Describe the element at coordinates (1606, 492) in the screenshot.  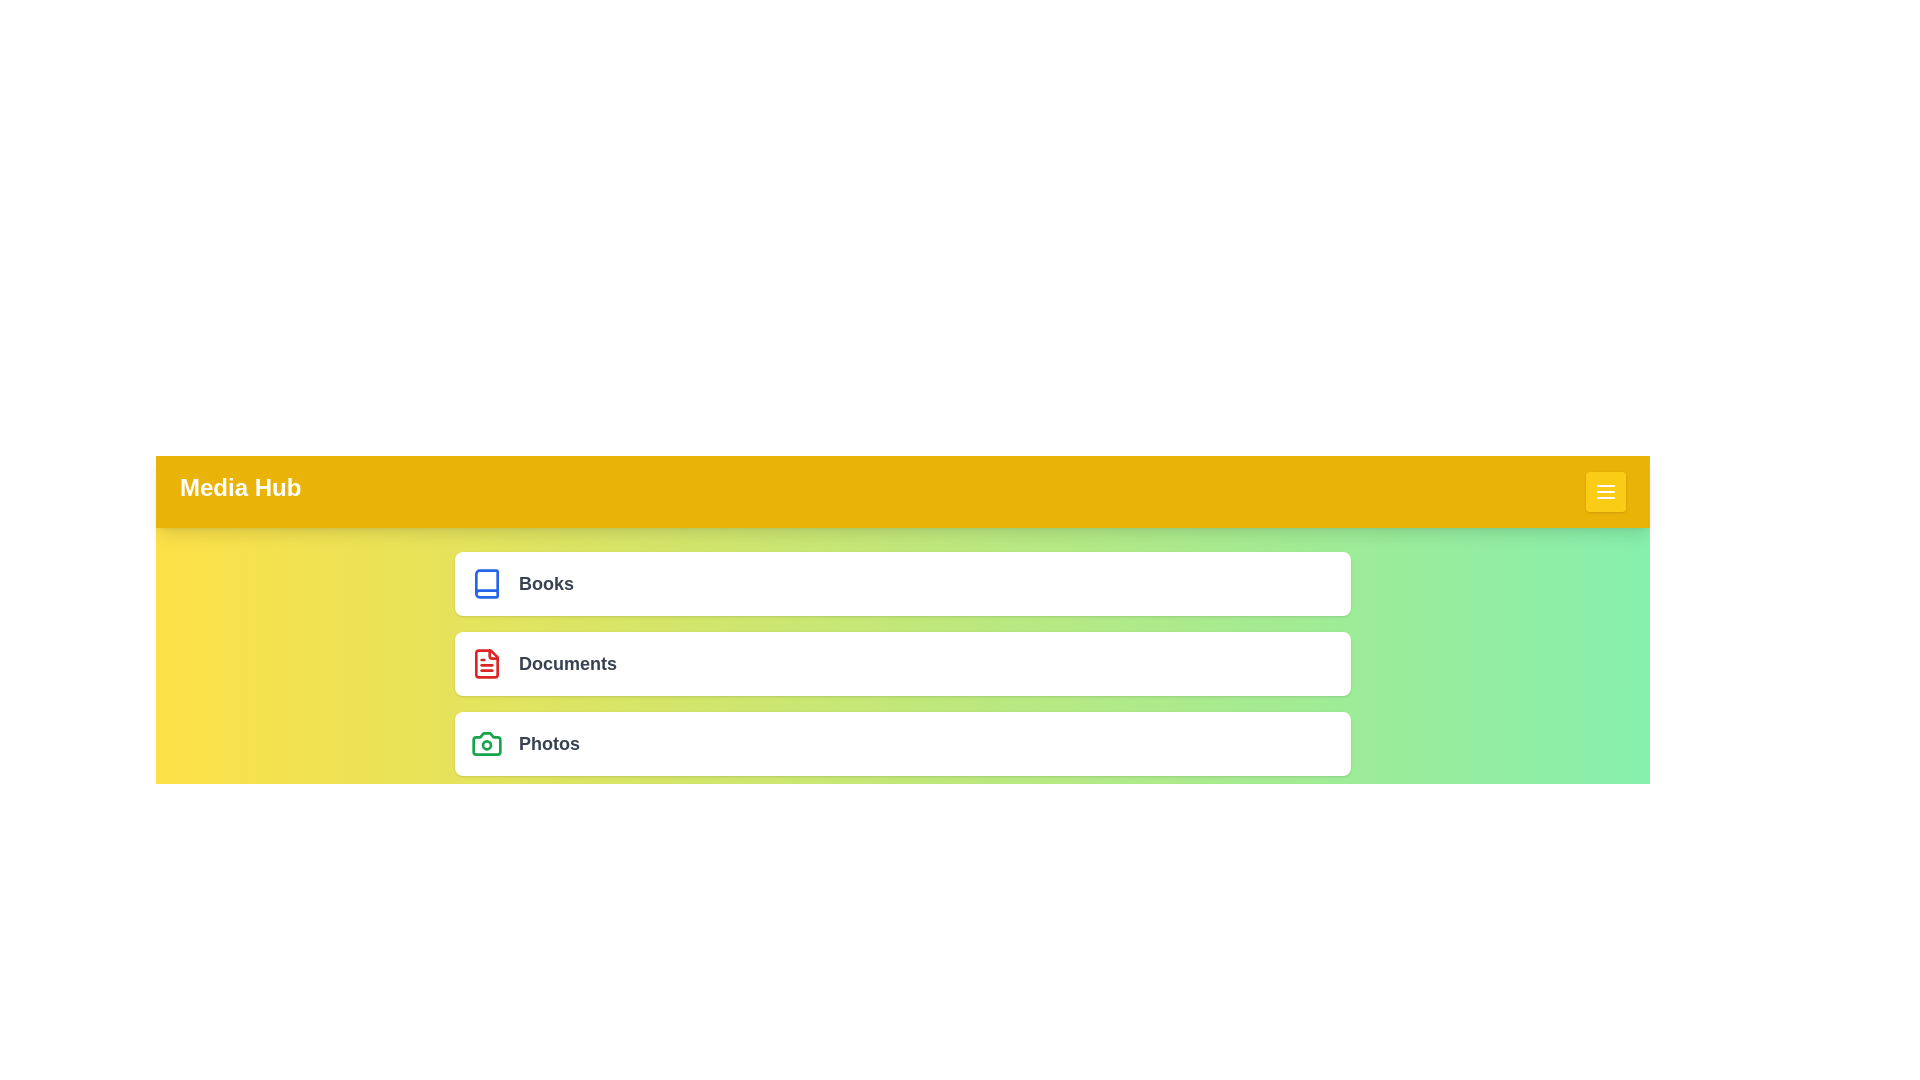
I see `menu button to toggle the menu visibility` at that location.